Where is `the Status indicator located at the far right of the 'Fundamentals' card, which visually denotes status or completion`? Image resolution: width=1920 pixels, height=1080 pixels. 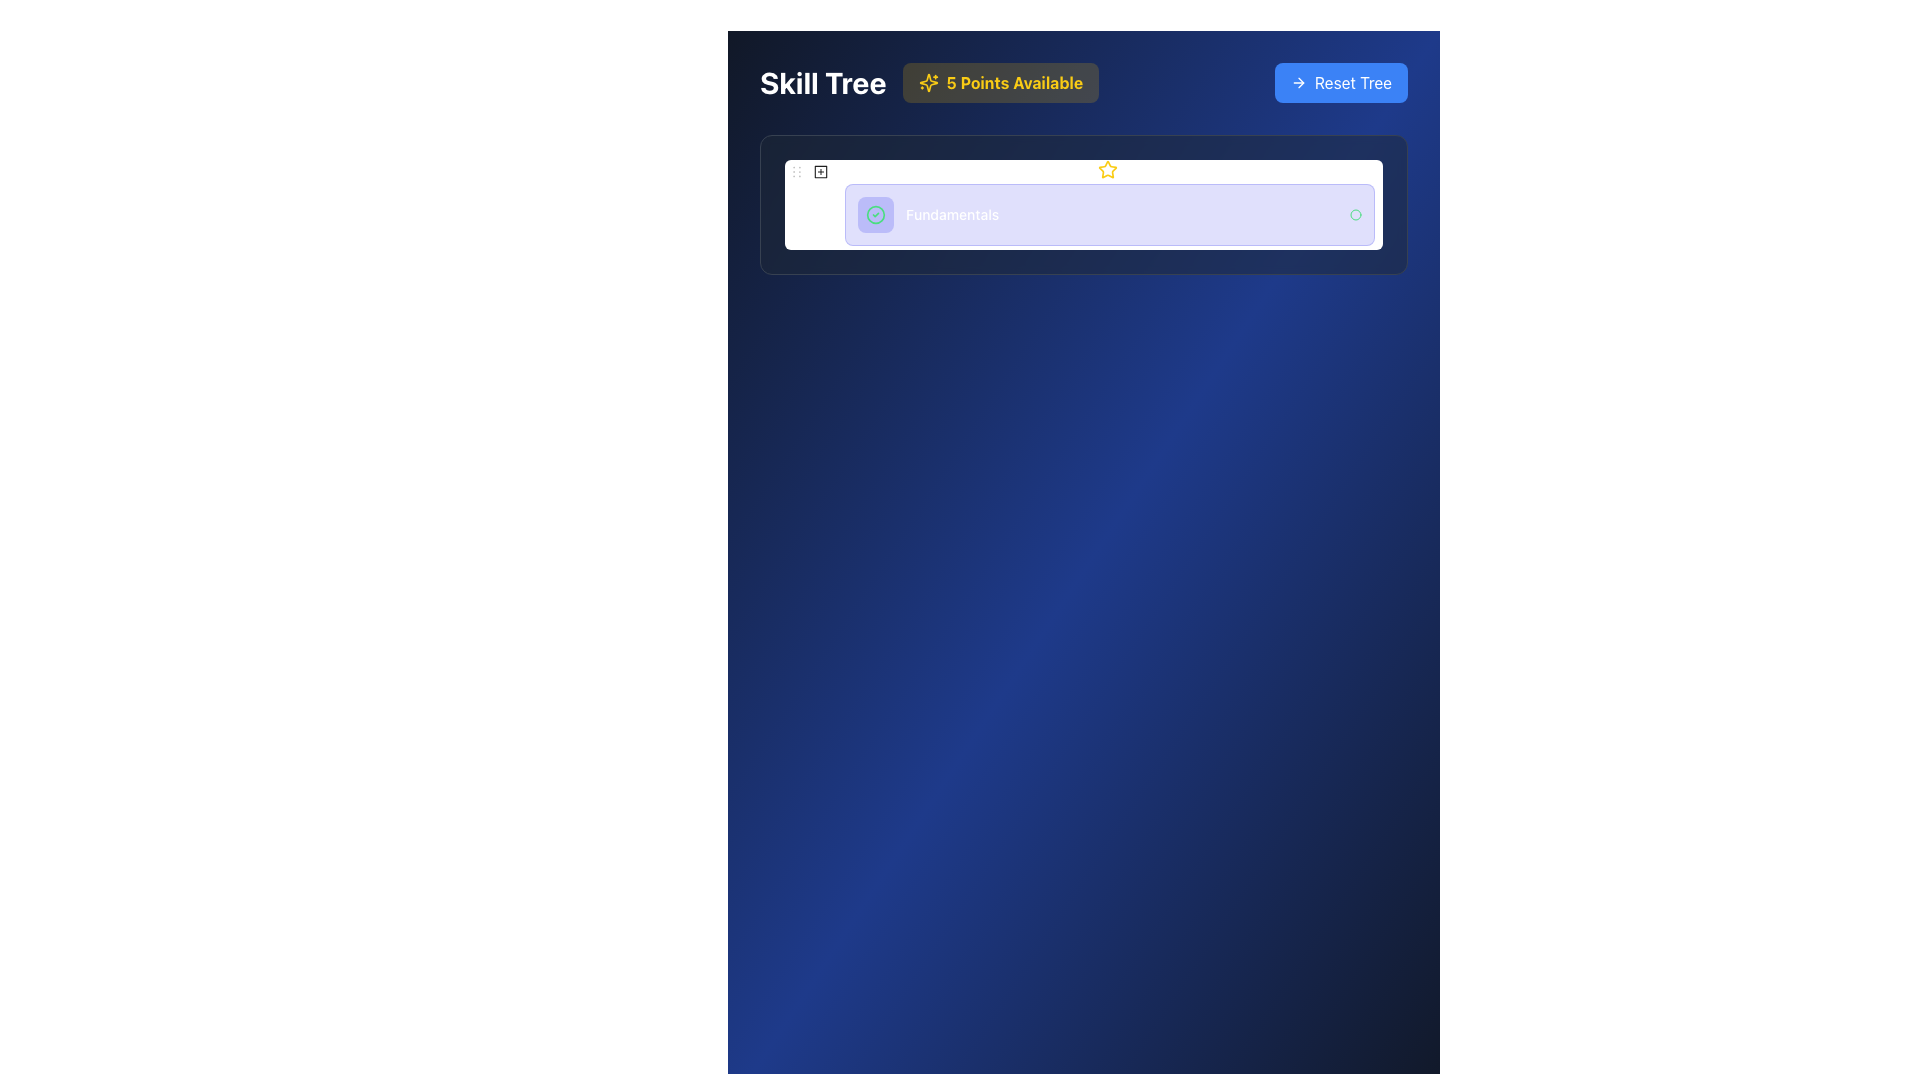 the Status indicator located at the far right of the 'Fundamentals' card, which visually denotes status or completion is located at coordinates (1356, 215).